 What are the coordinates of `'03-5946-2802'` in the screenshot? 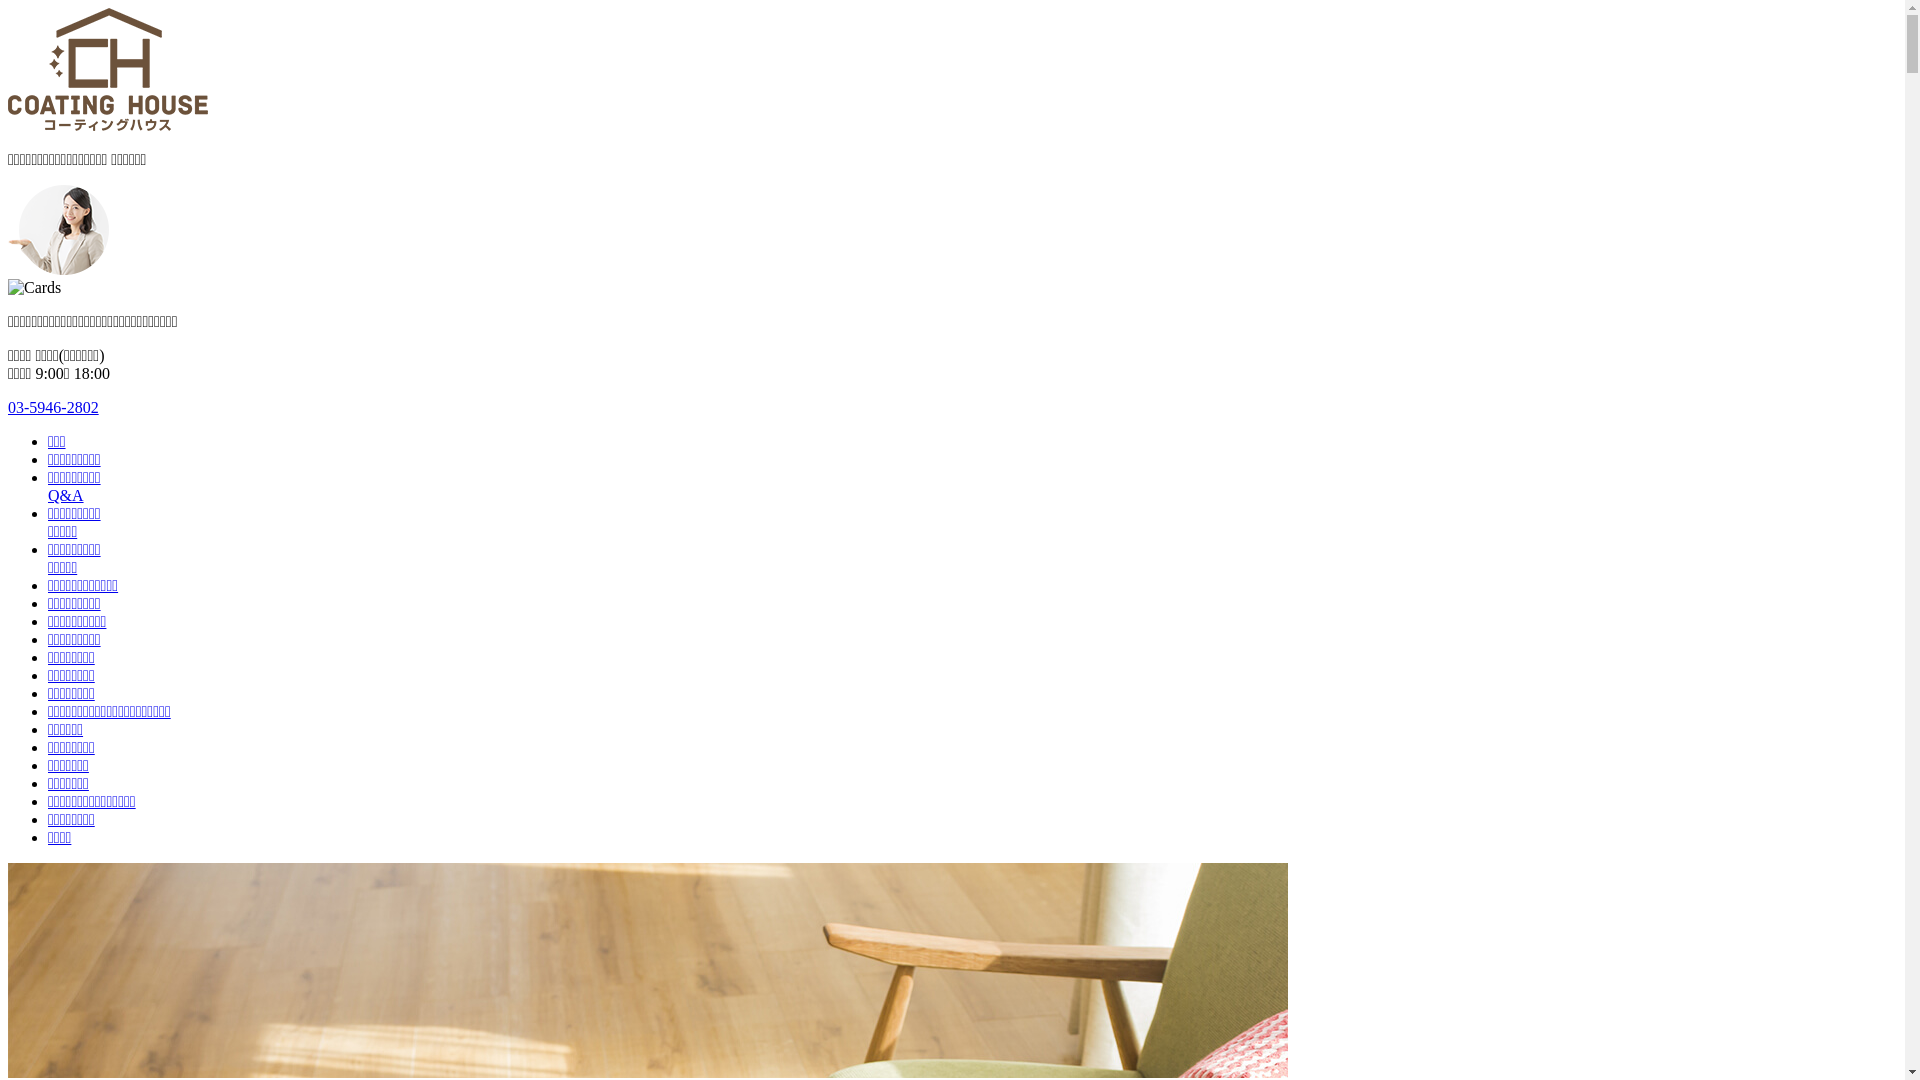 It's located at (53, 406).